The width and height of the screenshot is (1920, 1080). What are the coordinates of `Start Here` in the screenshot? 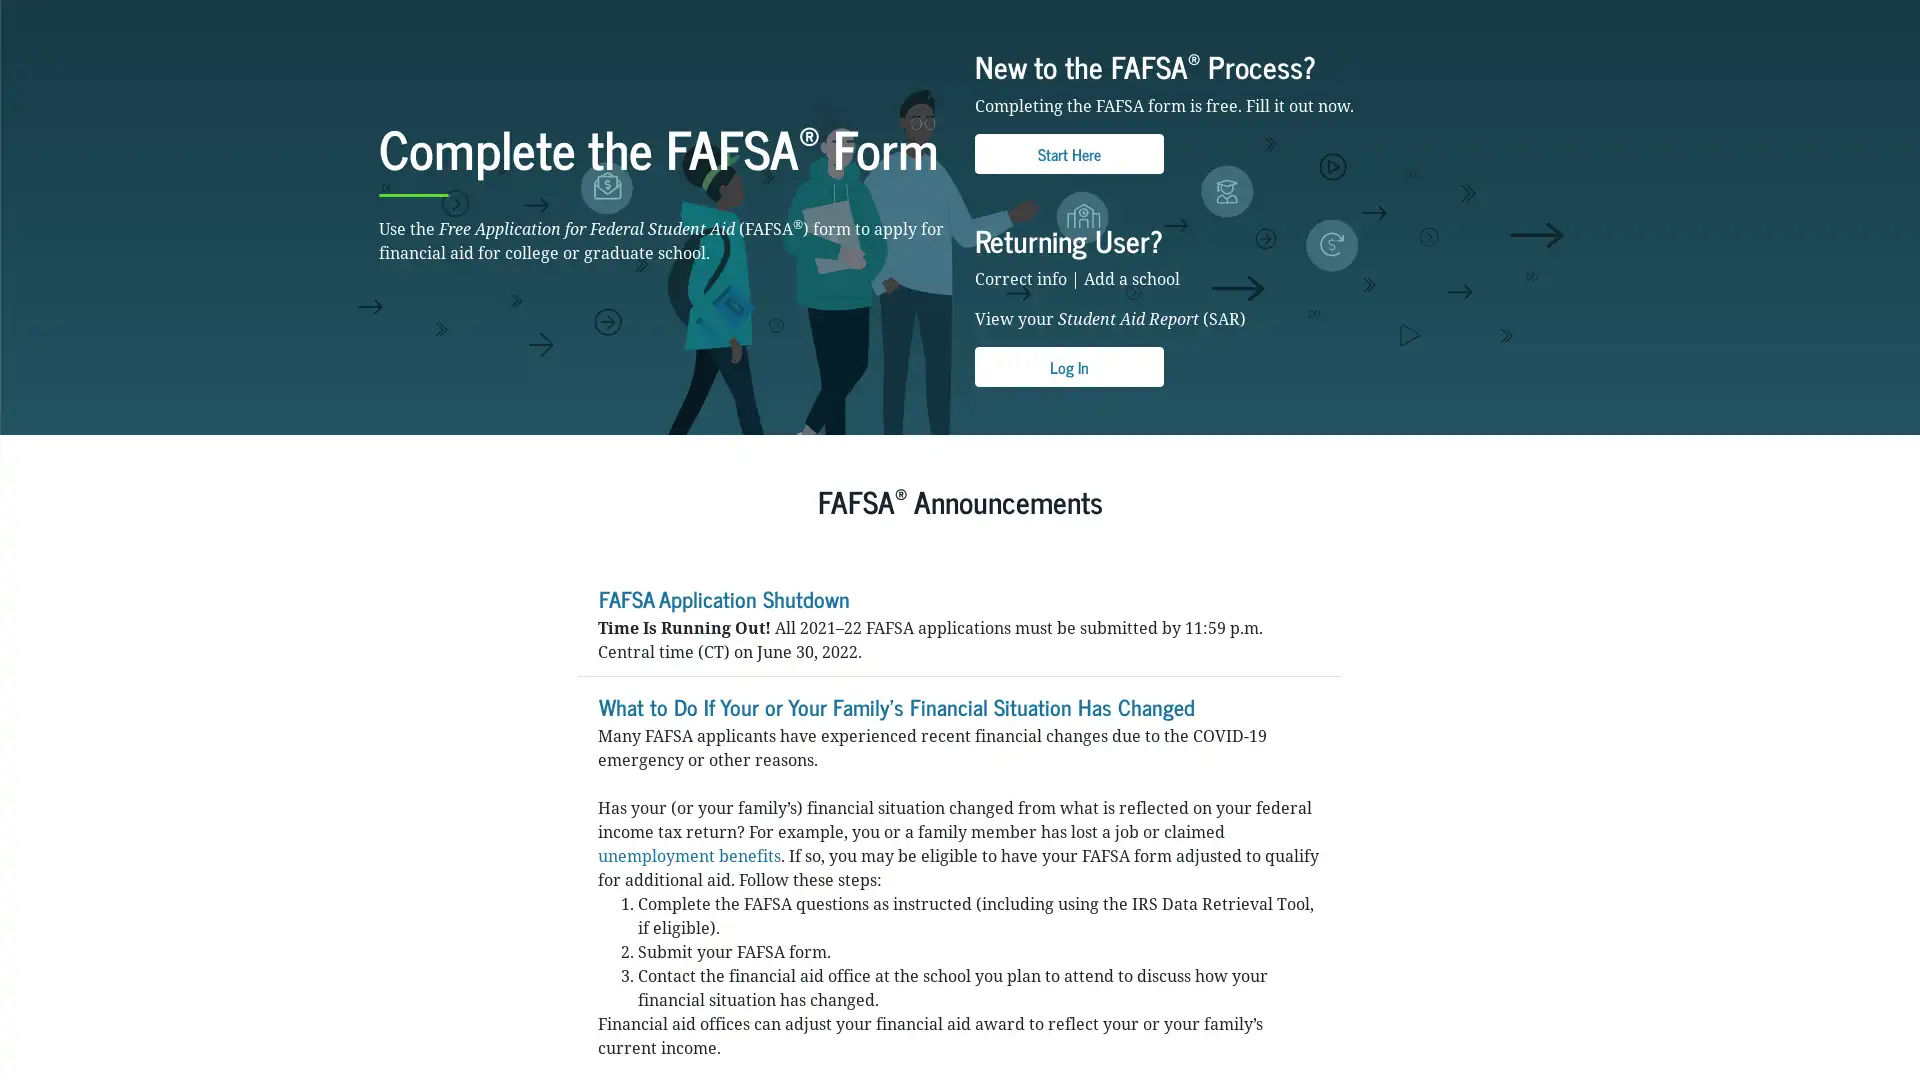 It's located at (1068, 282).